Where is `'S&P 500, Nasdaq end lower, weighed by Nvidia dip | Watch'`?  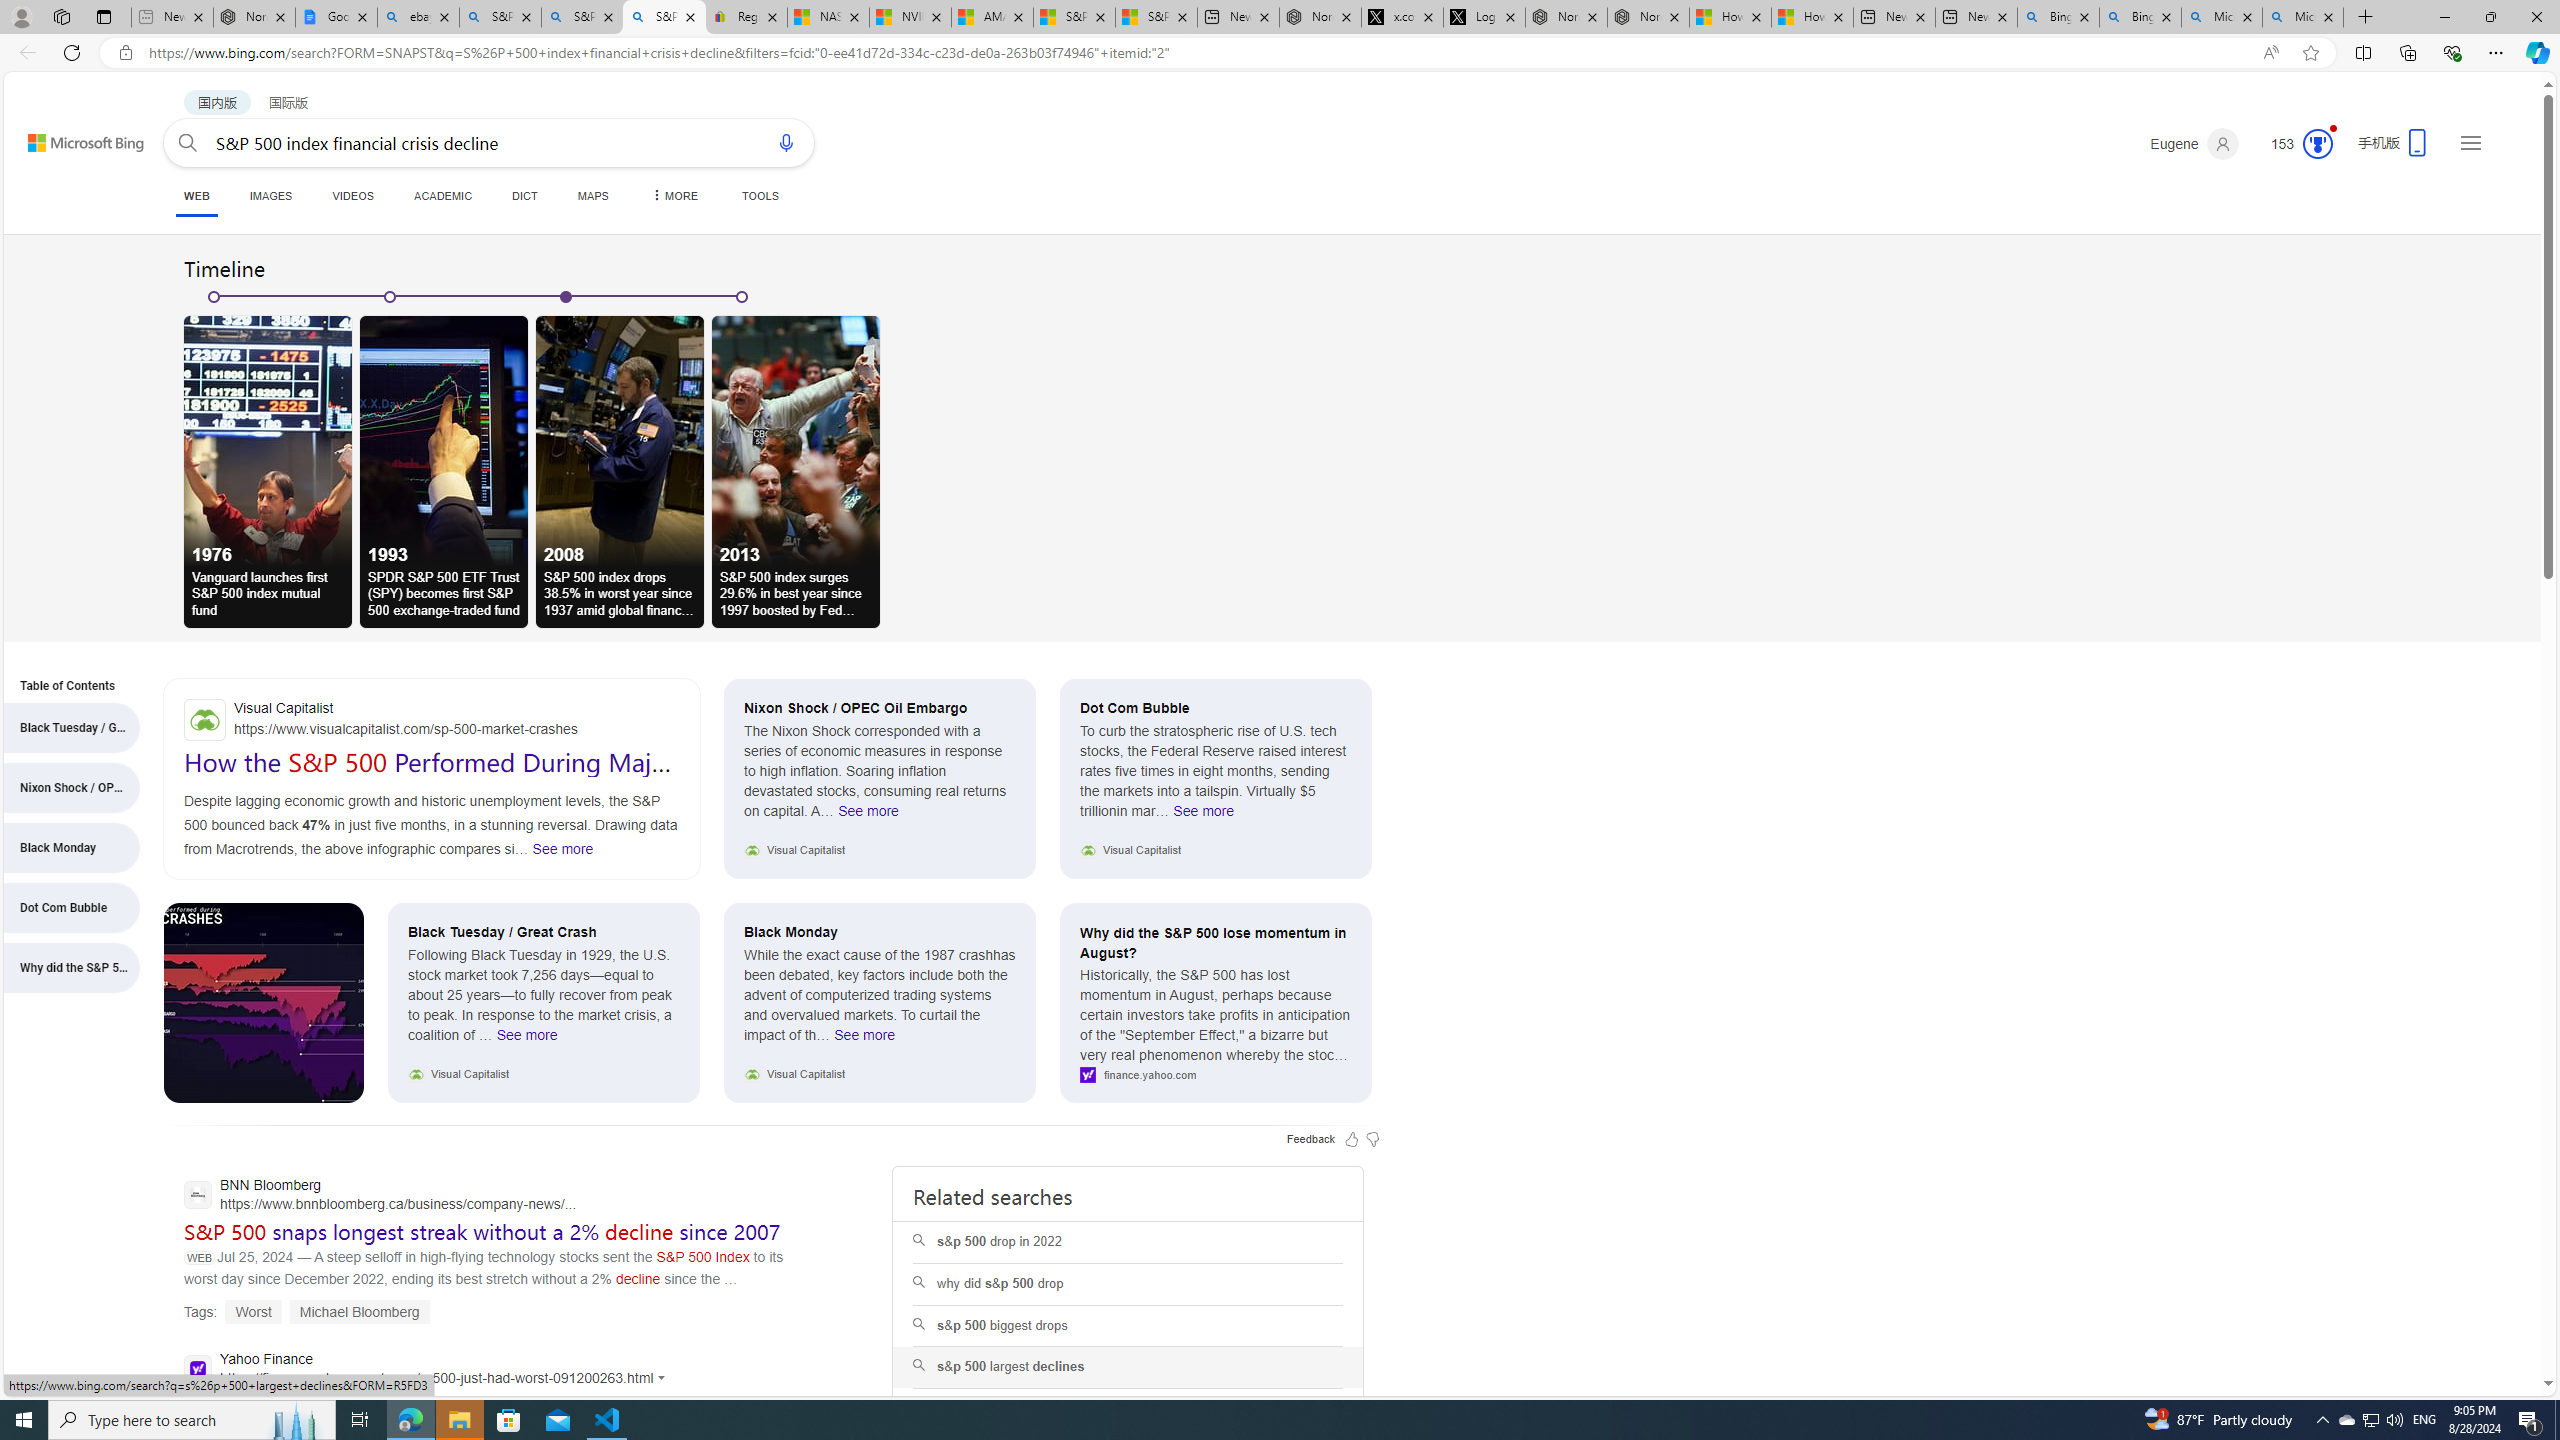
'S&P 500, Nasdaq end lower, weighed by Nvidia dip | Watch' is located at coordinates (1154, 16).